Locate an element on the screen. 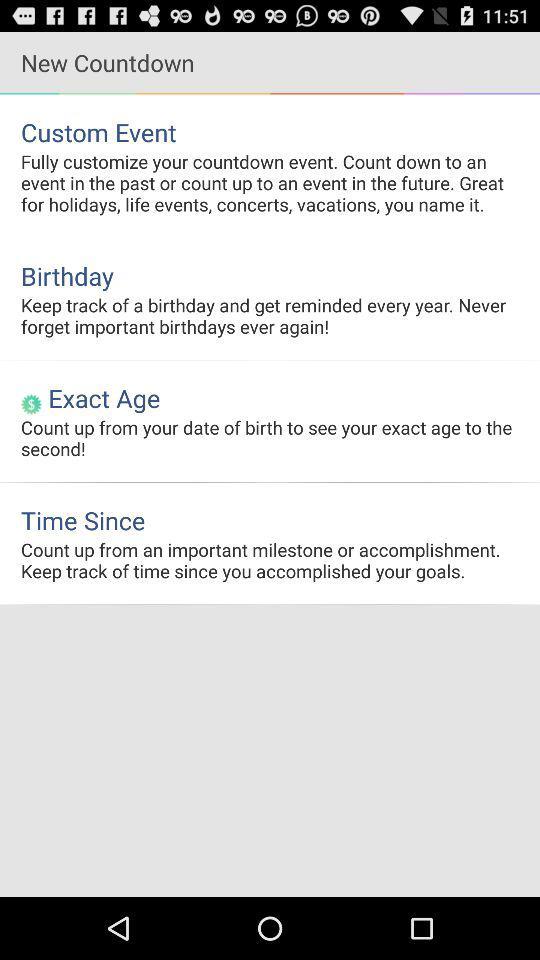  icon above birthday is located at coordinates (270, 182).